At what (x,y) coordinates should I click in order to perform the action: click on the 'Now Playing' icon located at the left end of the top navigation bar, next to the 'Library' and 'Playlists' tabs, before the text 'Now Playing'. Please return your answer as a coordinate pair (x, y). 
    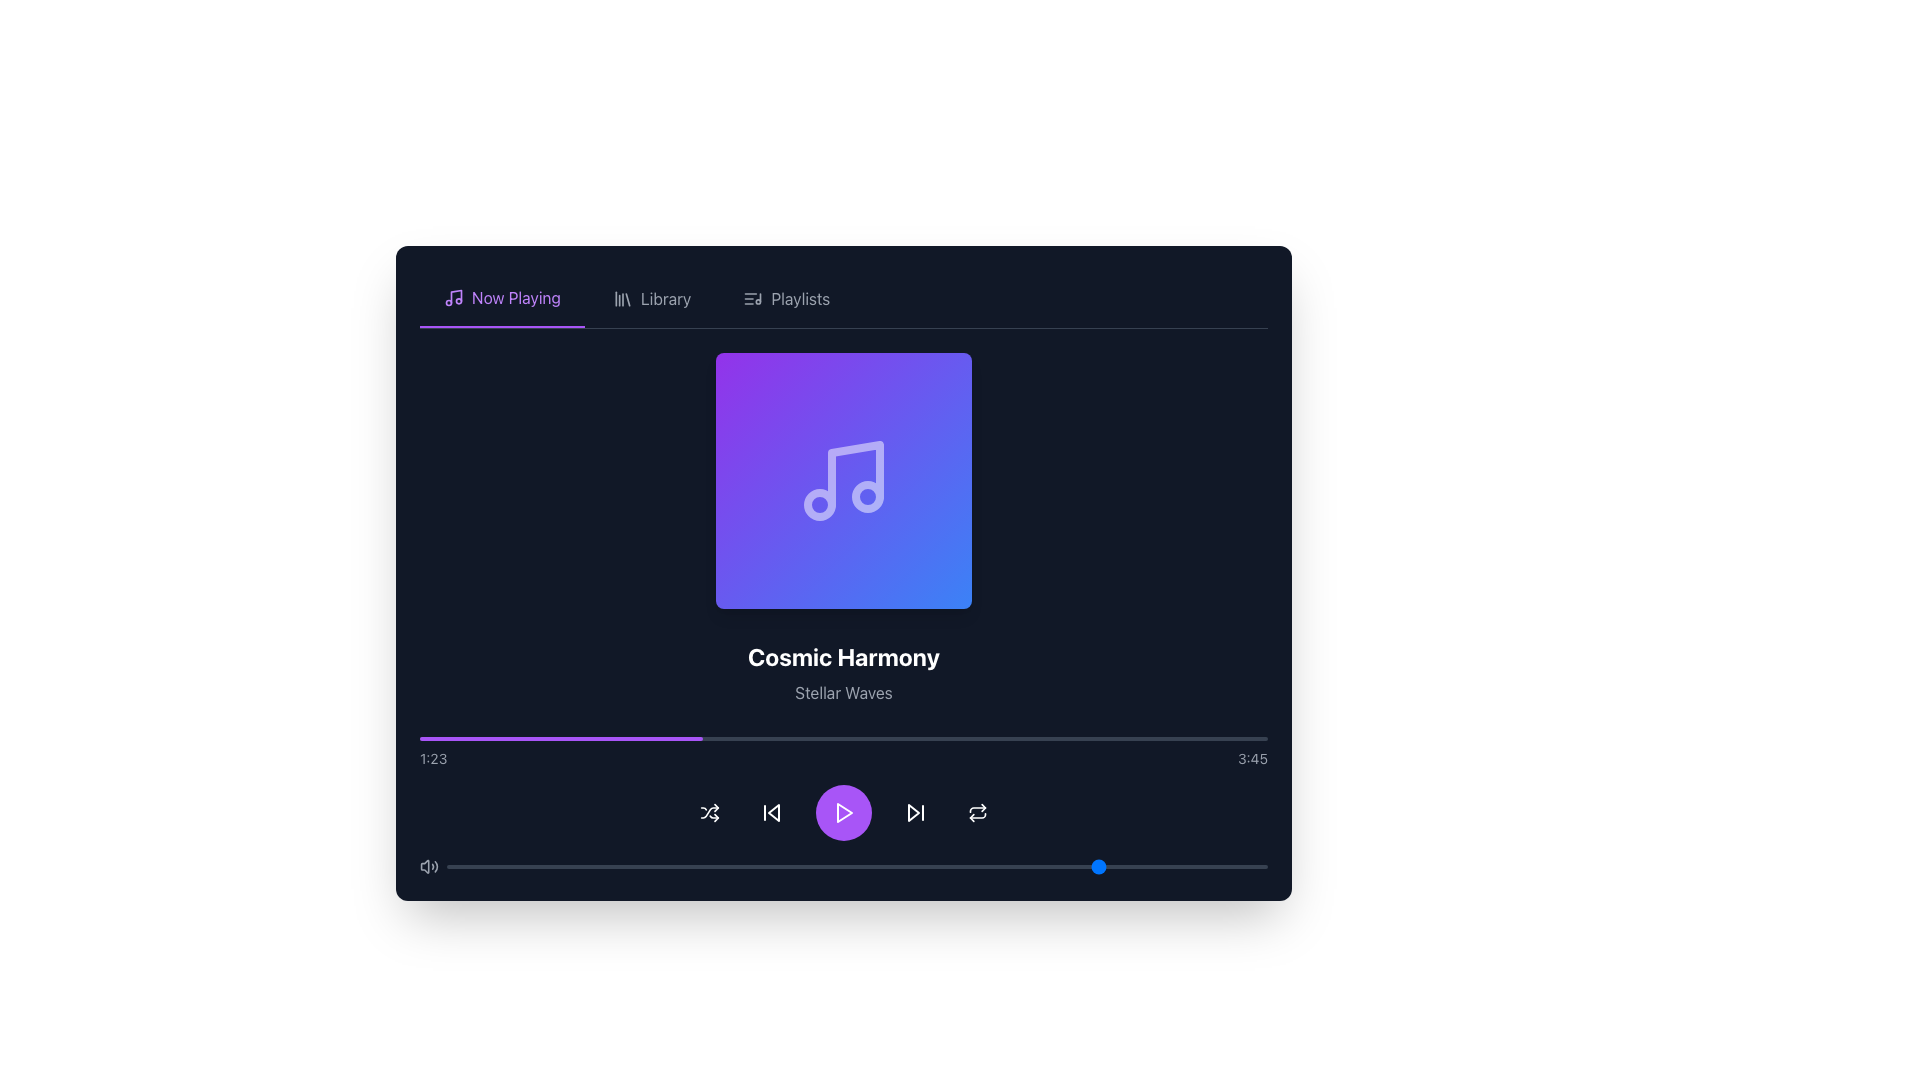
    Looking at the image, I should click on (453, 297).